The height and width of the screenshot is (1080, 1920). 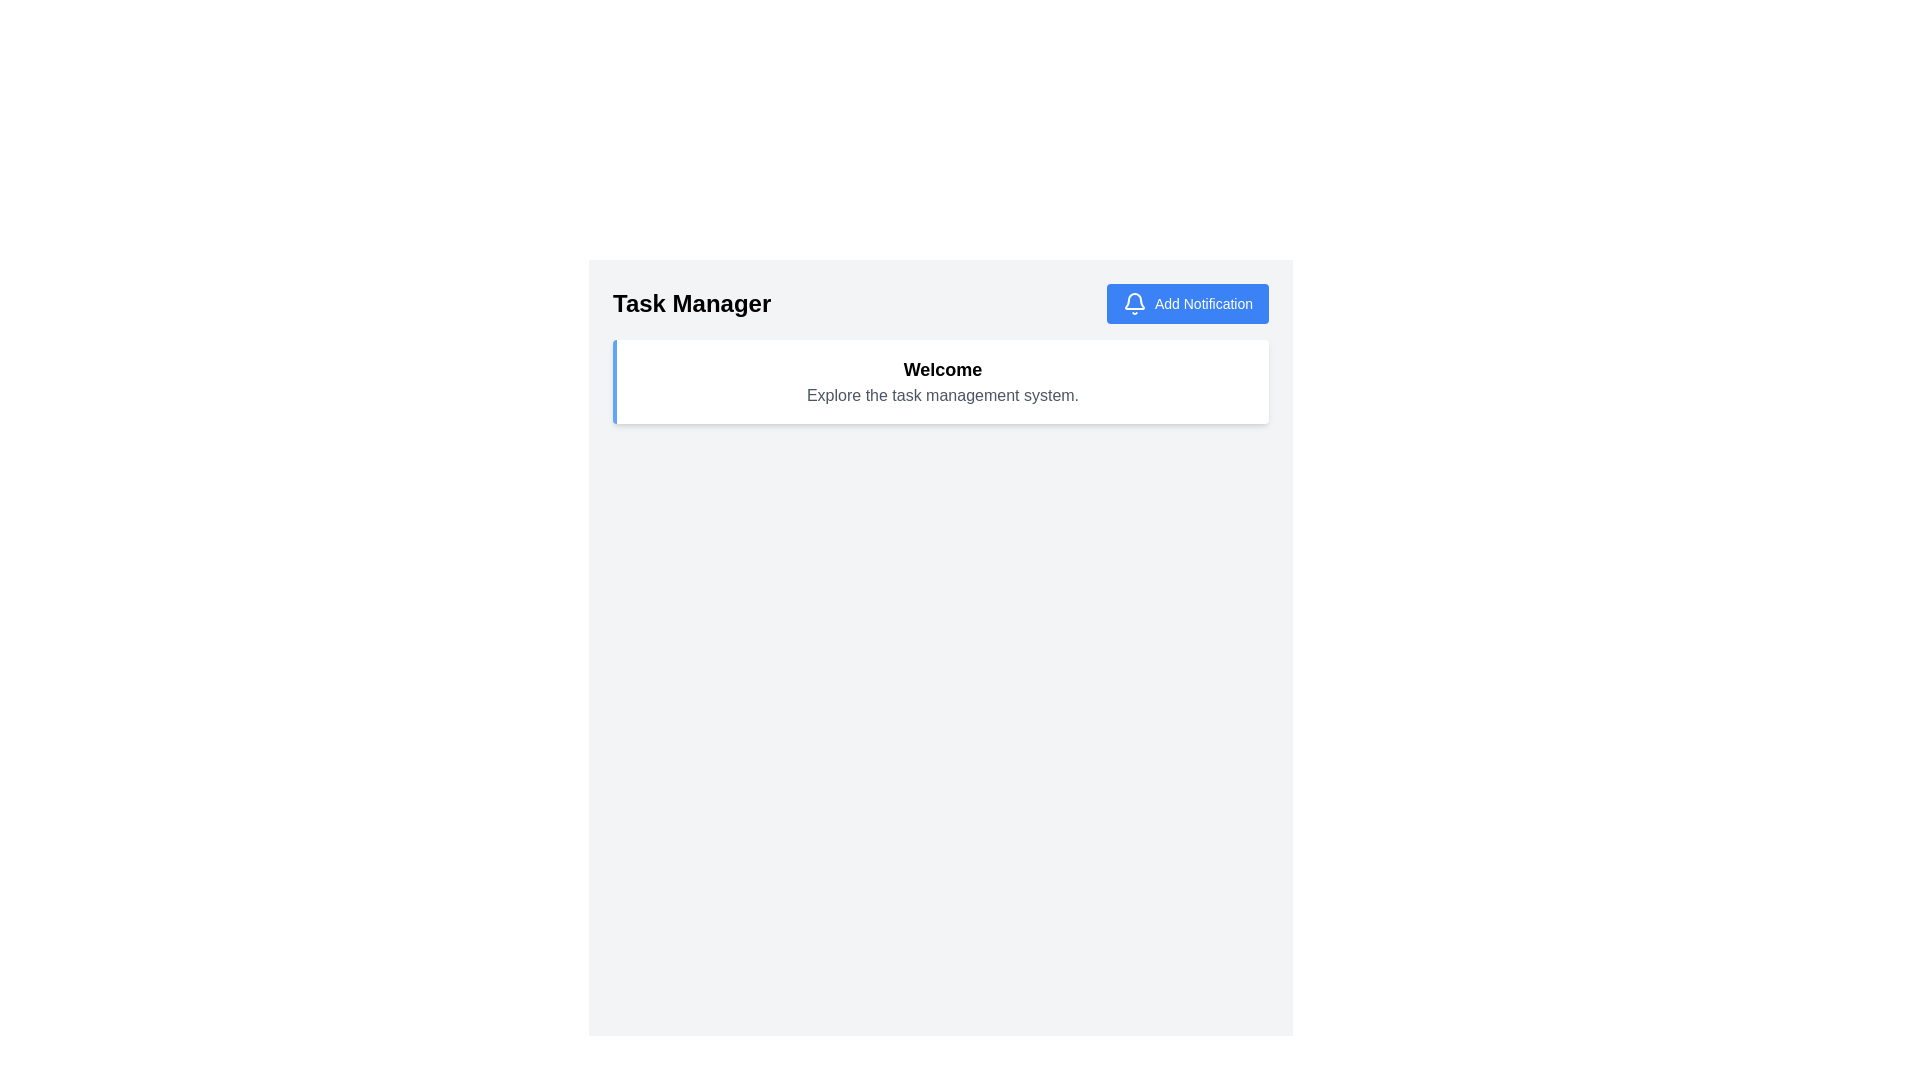 I want to click on the decorative icon that symbolizes the notification functionality of the 'Add Notification' button, located at the start of the button content in the top-right corner of the interface, so click(x=1134, y=304).